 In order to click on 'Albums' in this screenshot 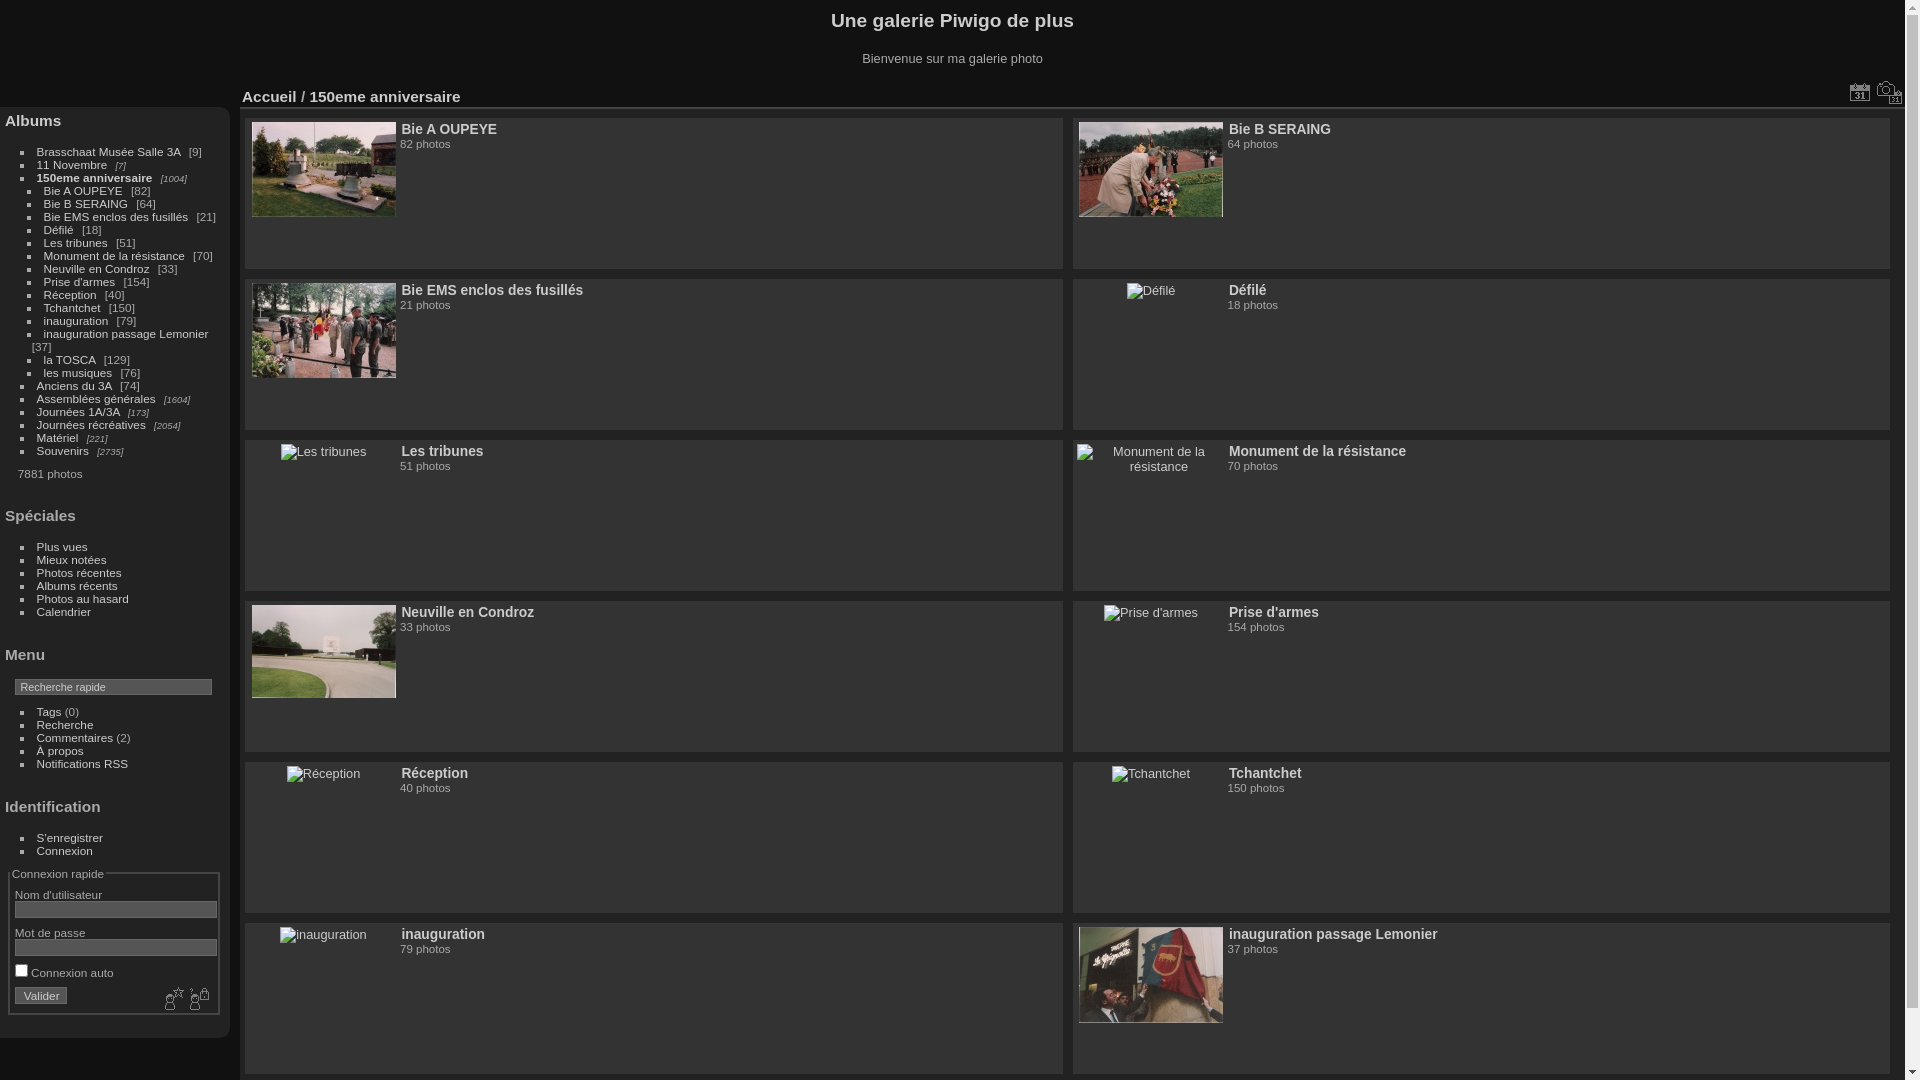, I will do `click(33, 120)`.